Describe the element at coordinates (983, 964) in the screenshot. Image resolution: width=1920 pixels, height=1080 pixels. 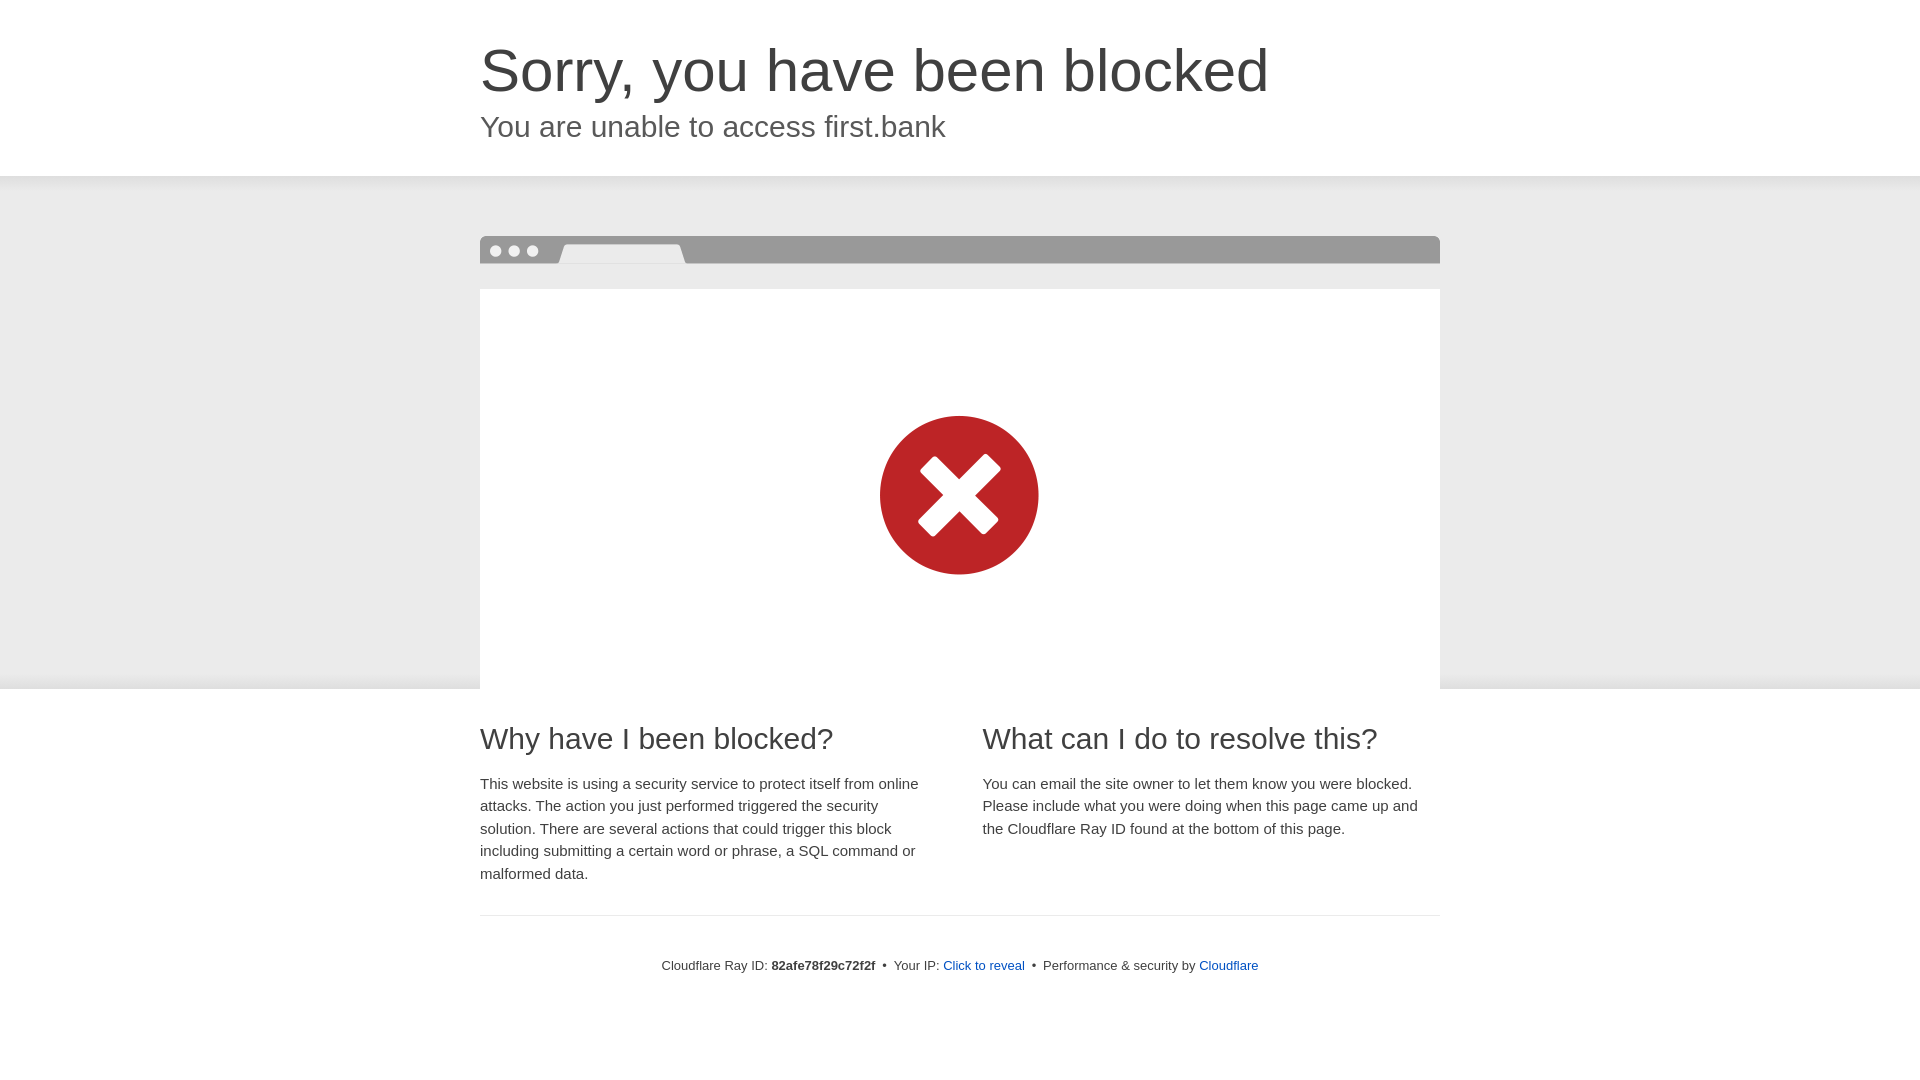
I see `'Click to reveal'` at that location.